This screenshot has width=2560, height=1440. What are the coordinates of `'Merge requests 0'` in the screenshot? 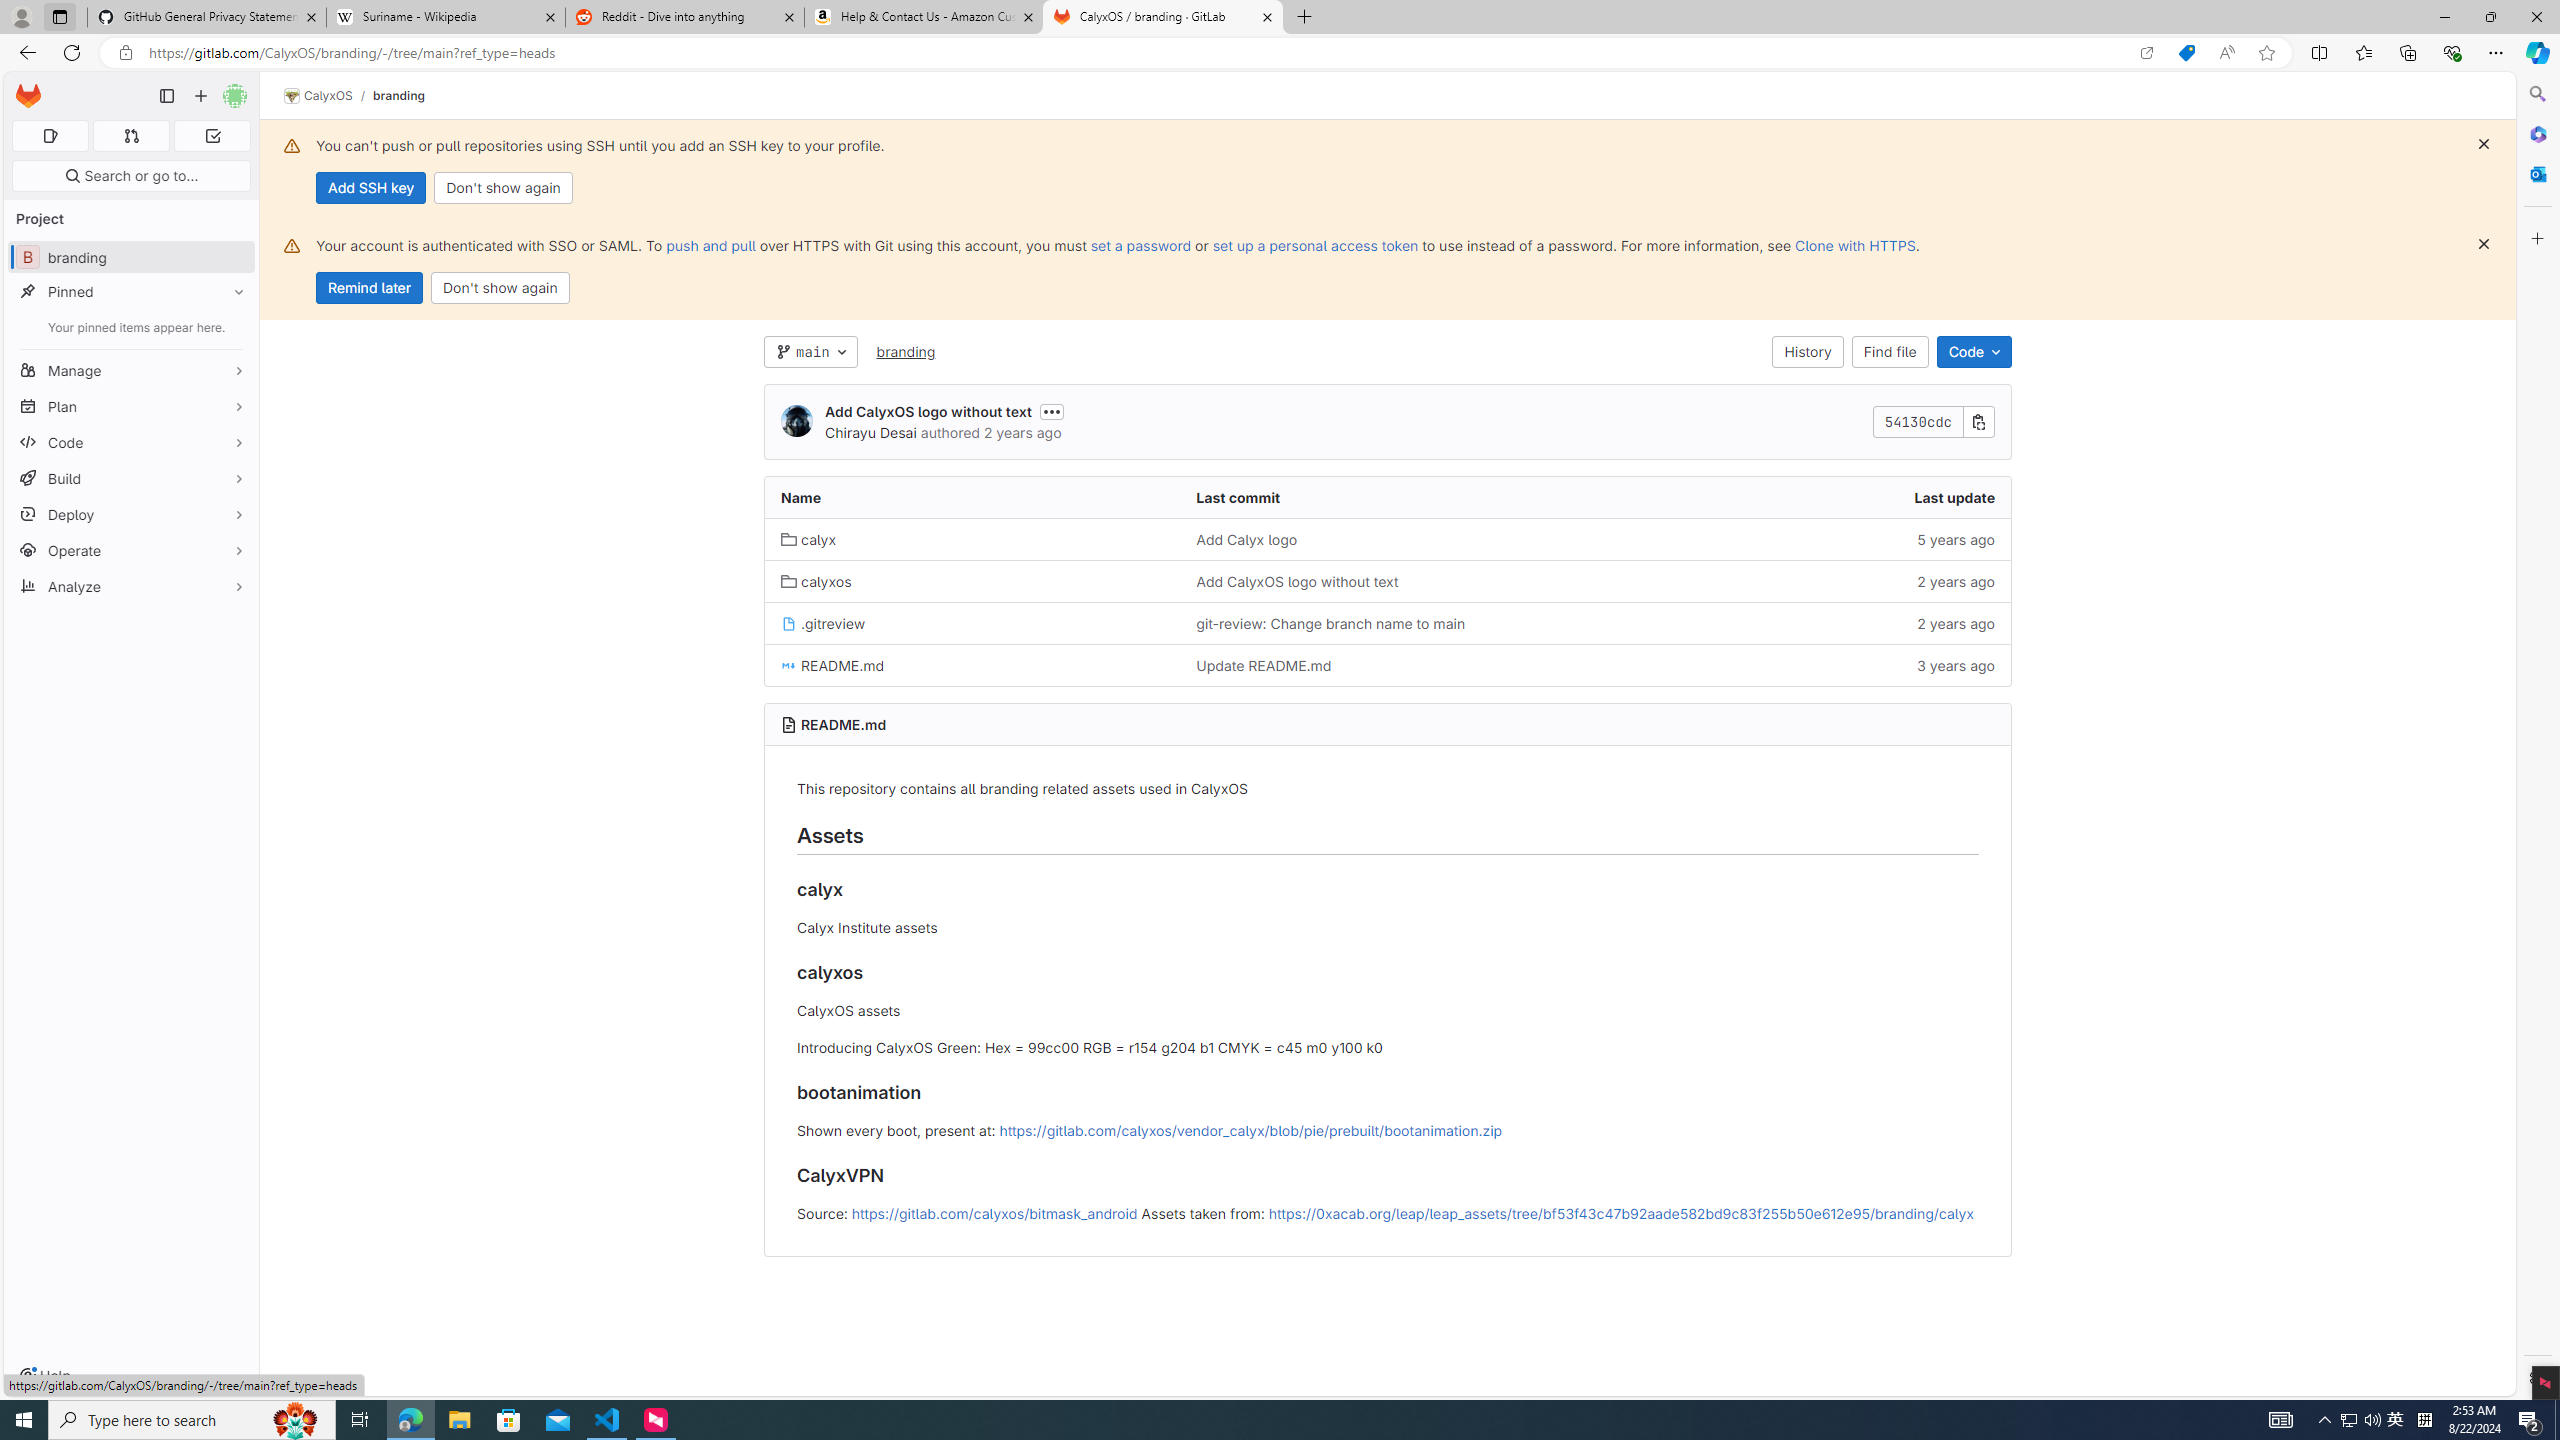 It's located at (130, 135).